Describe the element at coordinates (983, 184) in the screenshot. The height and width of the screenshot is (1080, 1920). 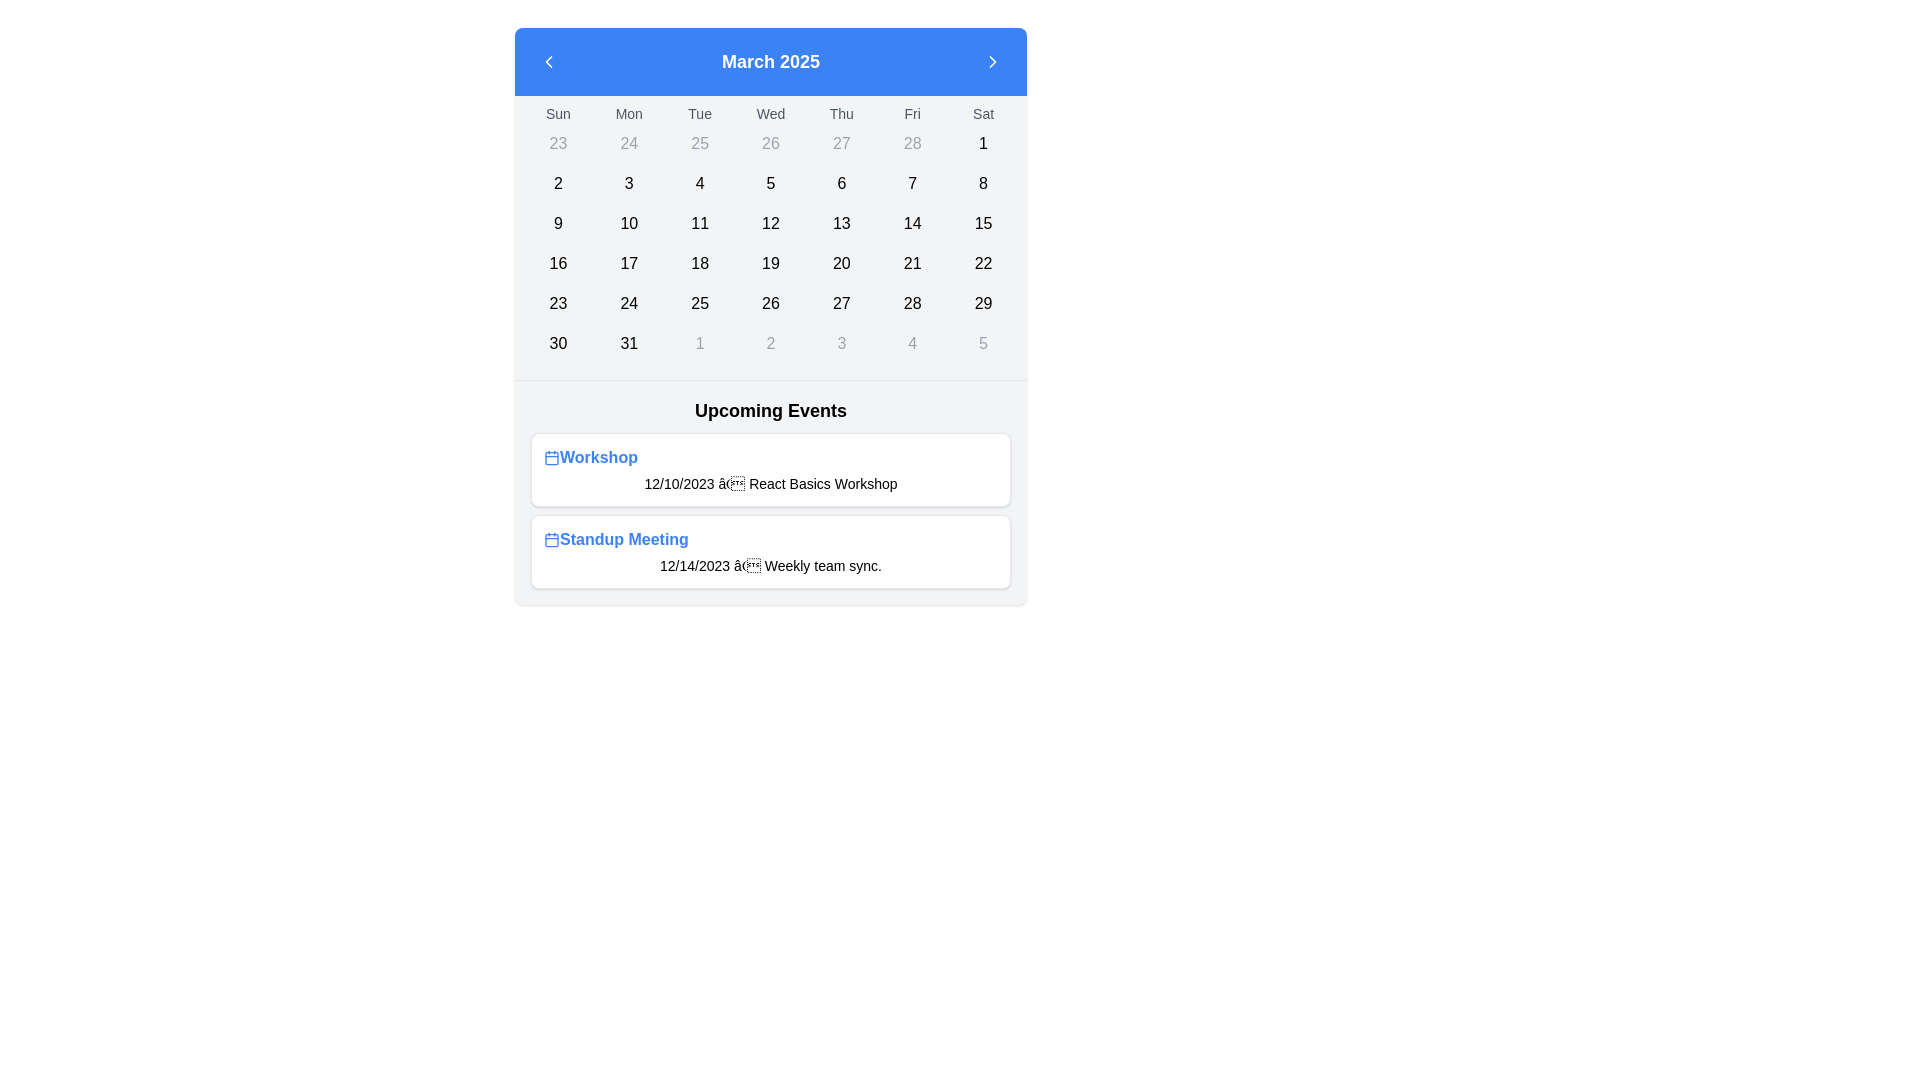
I see `the text-based clickable grid cell representing the second Saturday of March 2025` at that location.